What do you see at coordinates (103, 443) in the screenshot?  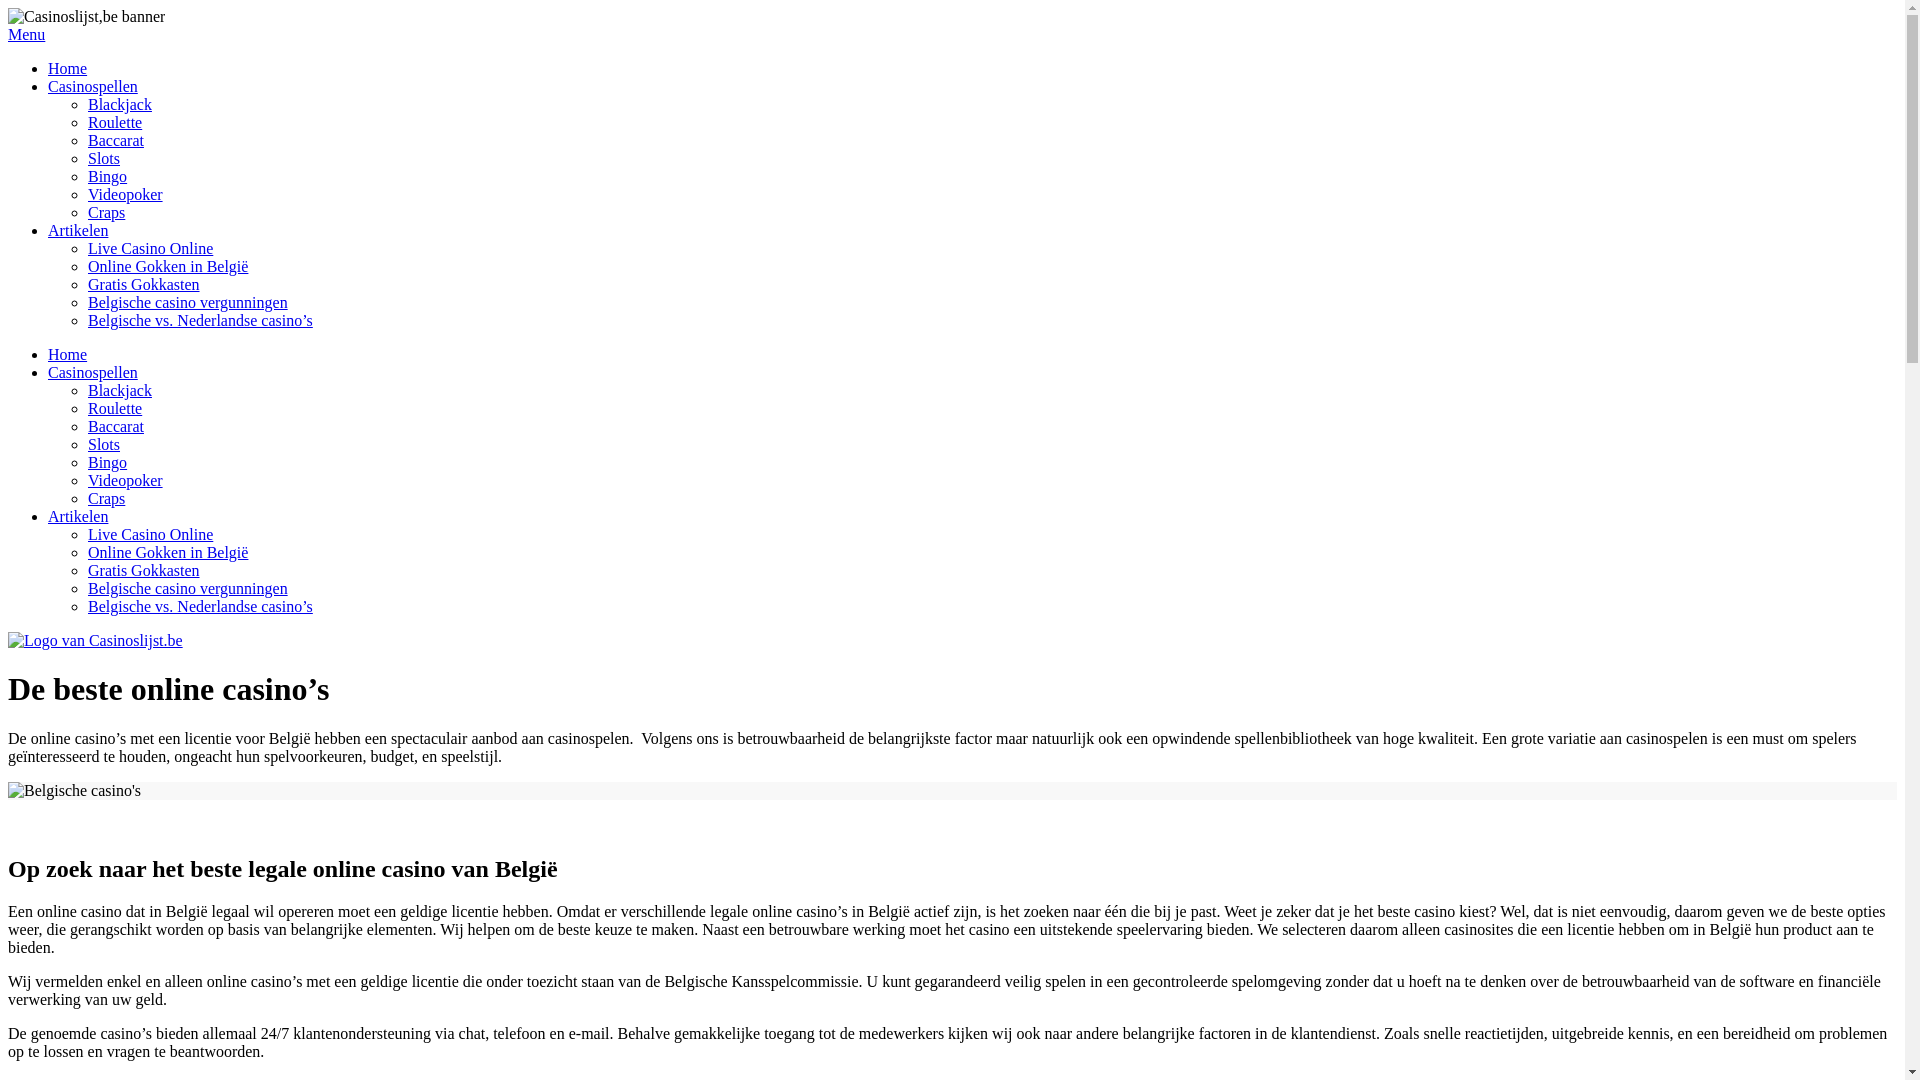 I see `'Slots'` at bounding box center [103, 443].